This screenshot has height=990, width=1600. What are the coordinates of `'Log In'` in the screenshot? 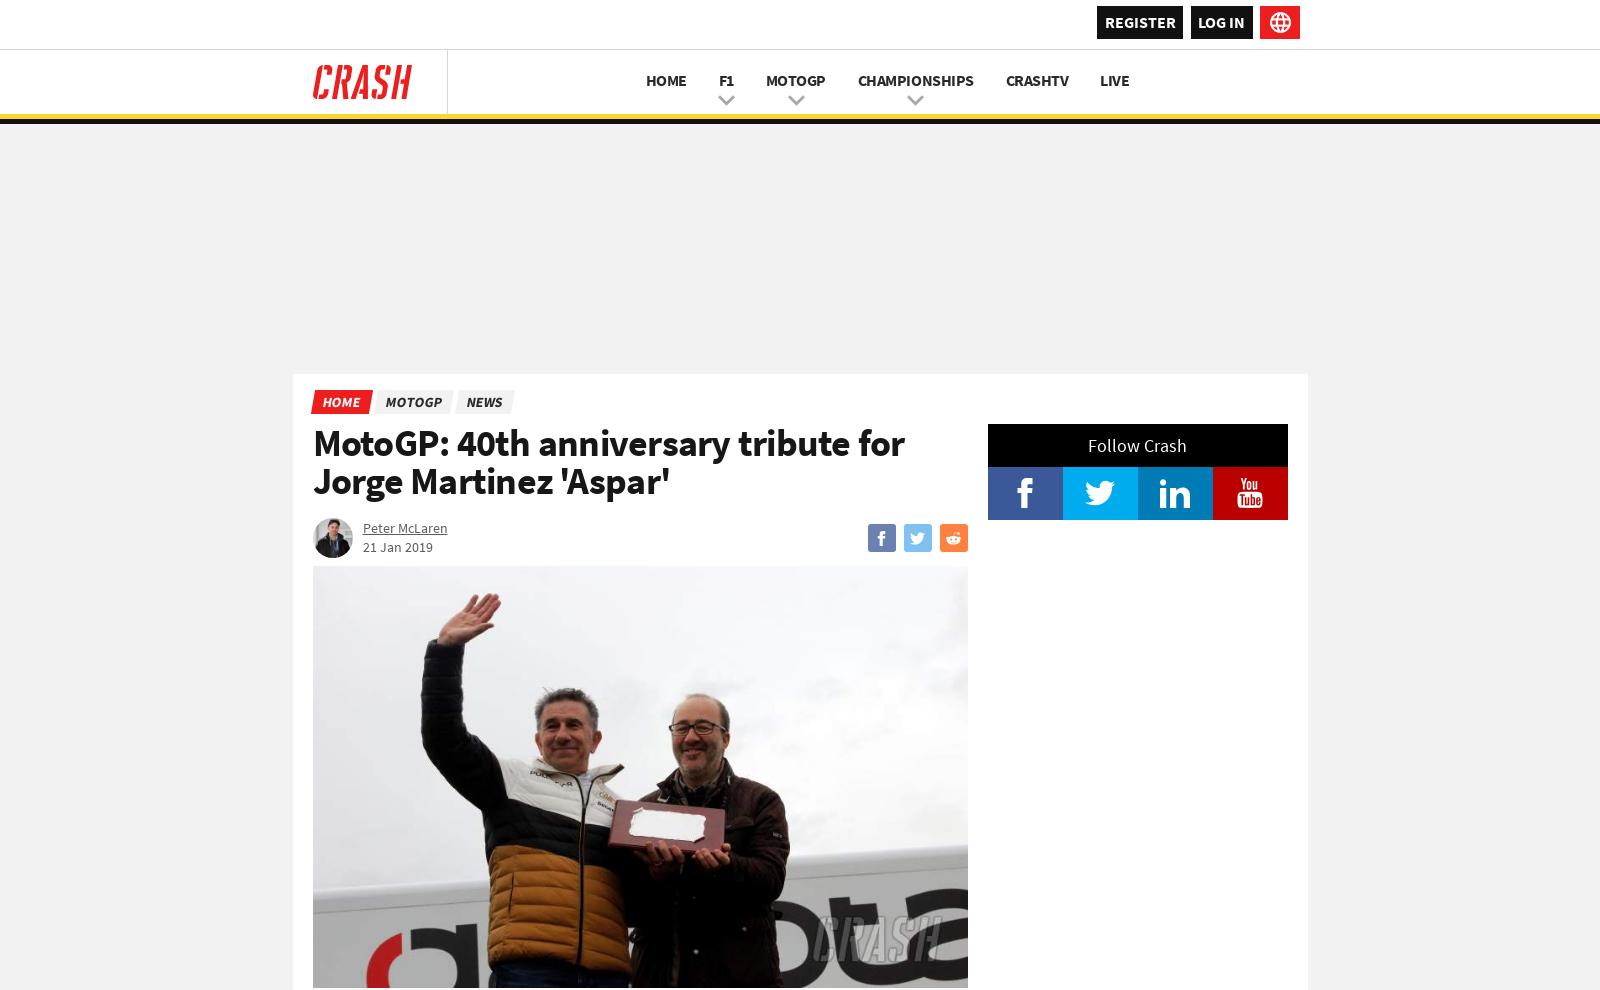 It's located at (1220, 19).